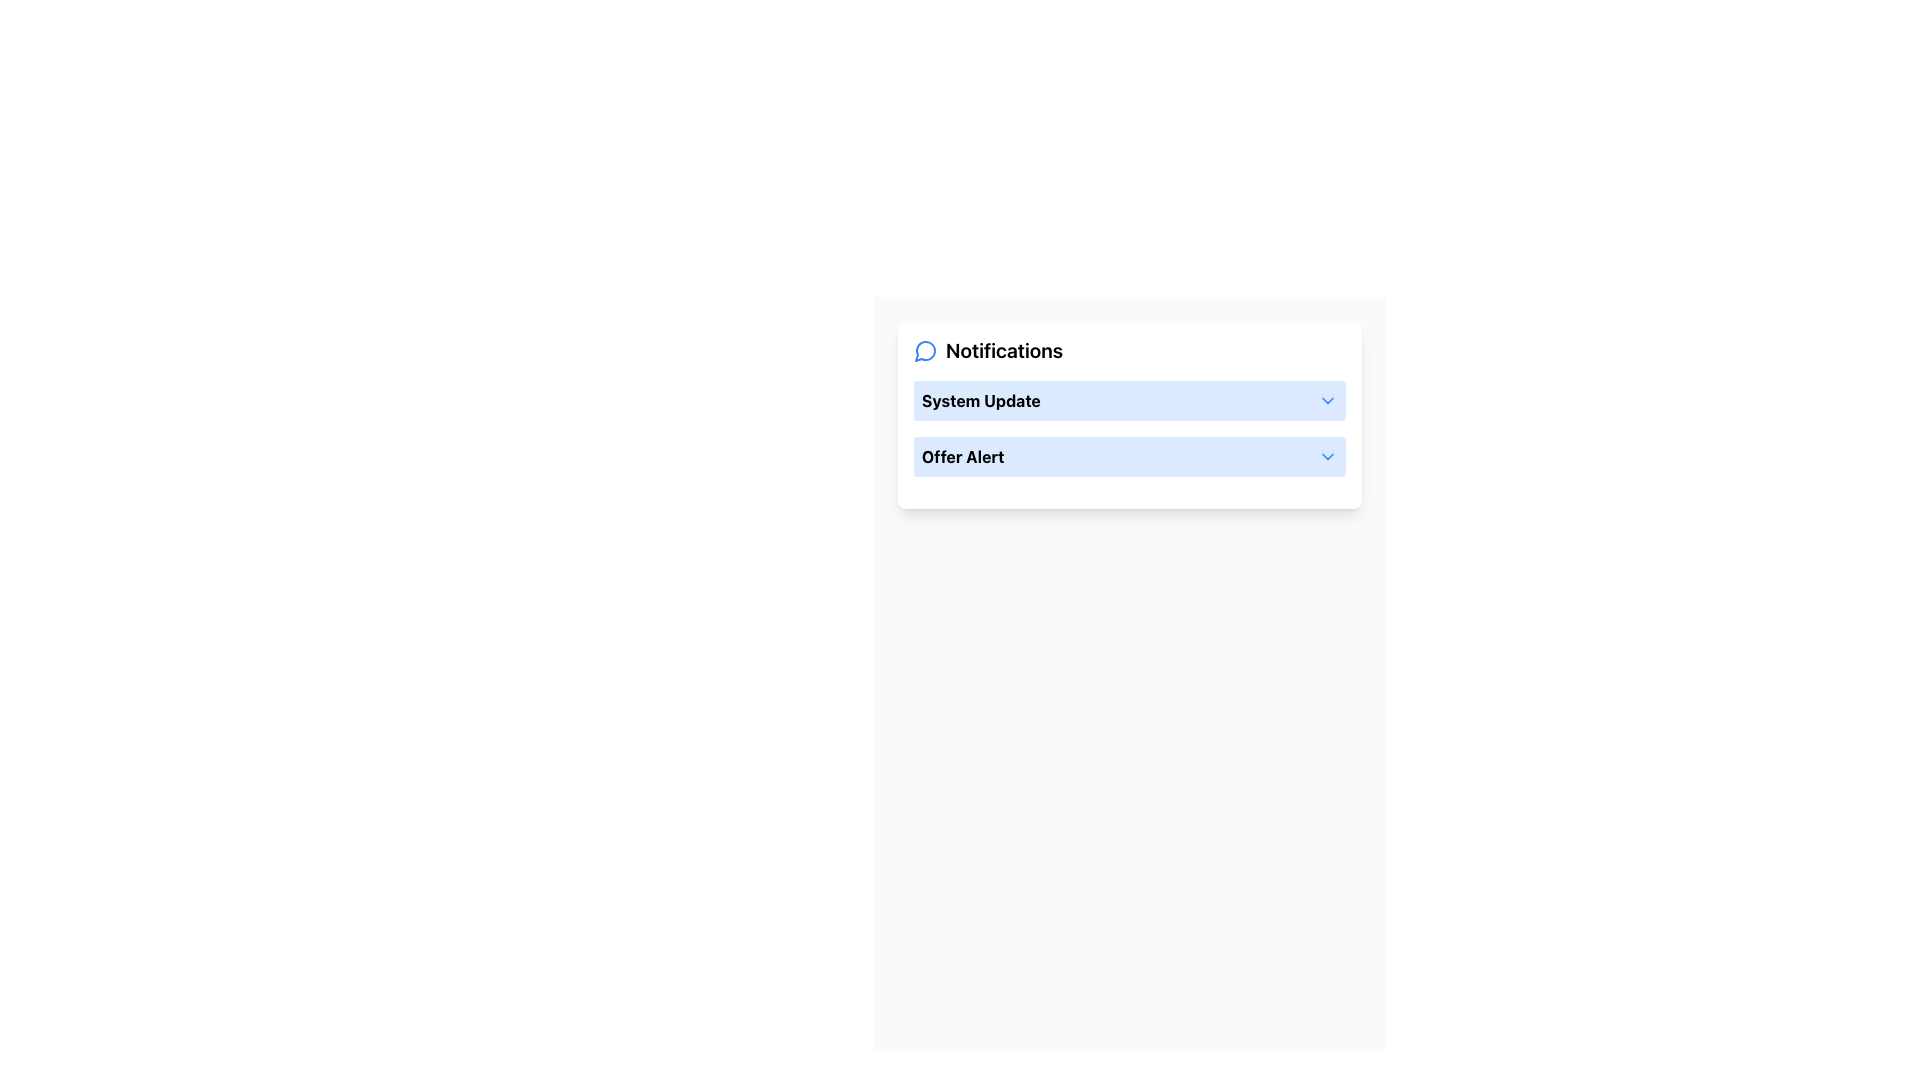 This screenshot has width=1920, height=1080. What do you see at coordinates (981, 401) in the screenshot?
I see `the text label displaying the title of the notification category in the 'Notifications' section, which is the first item in the list and aligned to the left` at bounding box center [981, 401].